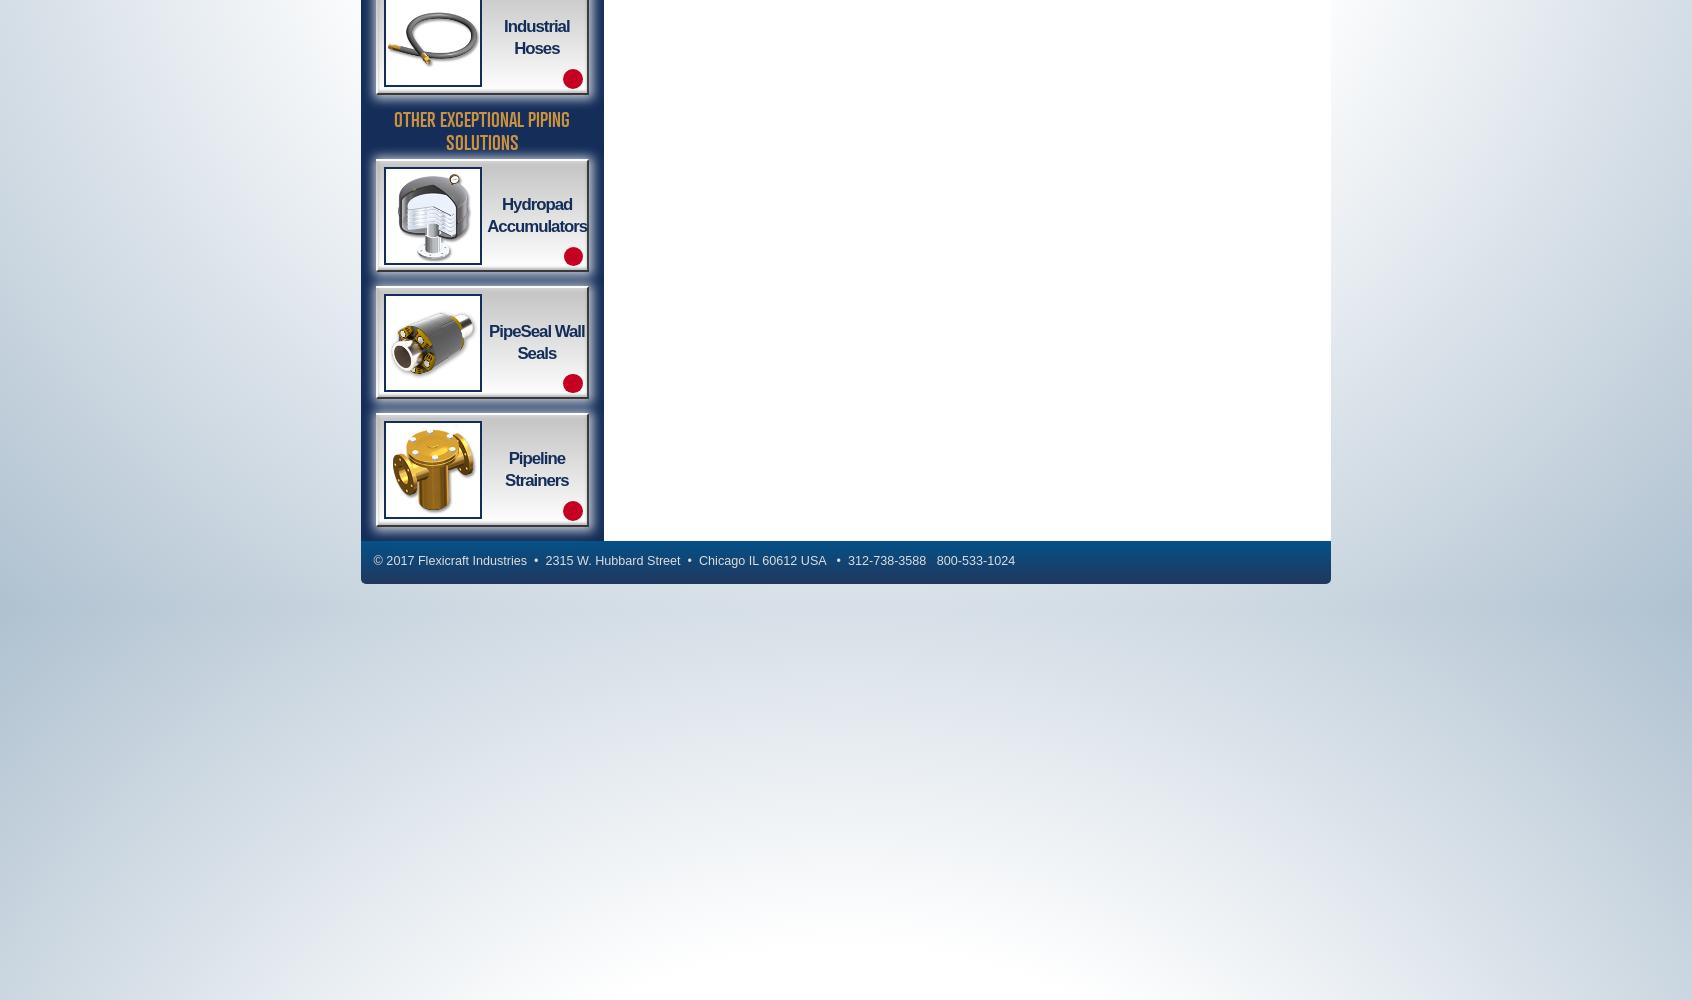  Describe the element at coordinates (751, 561) in the screenshot. I see `'IL'` at that location.